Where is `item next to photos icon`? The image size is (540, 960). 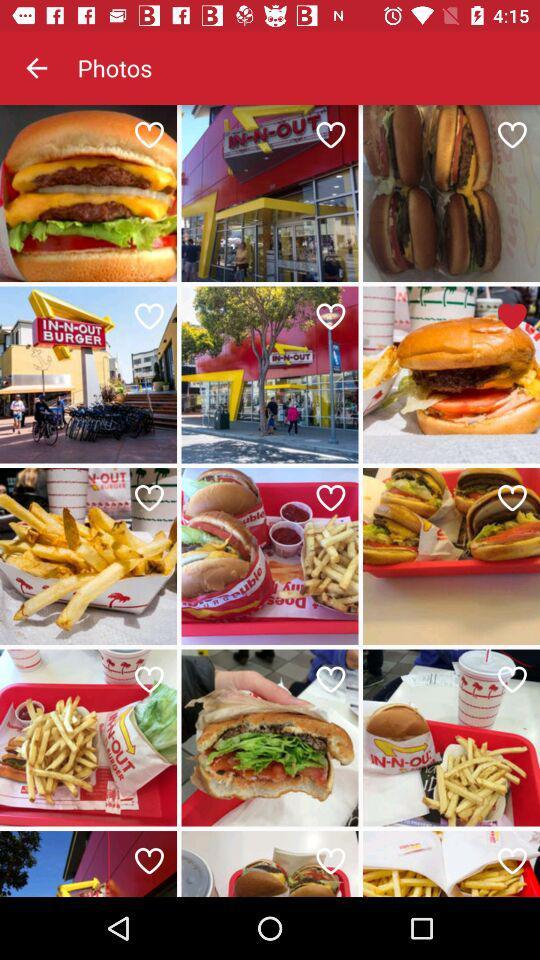 item next to photos icon is located at coordinates (36, 68).